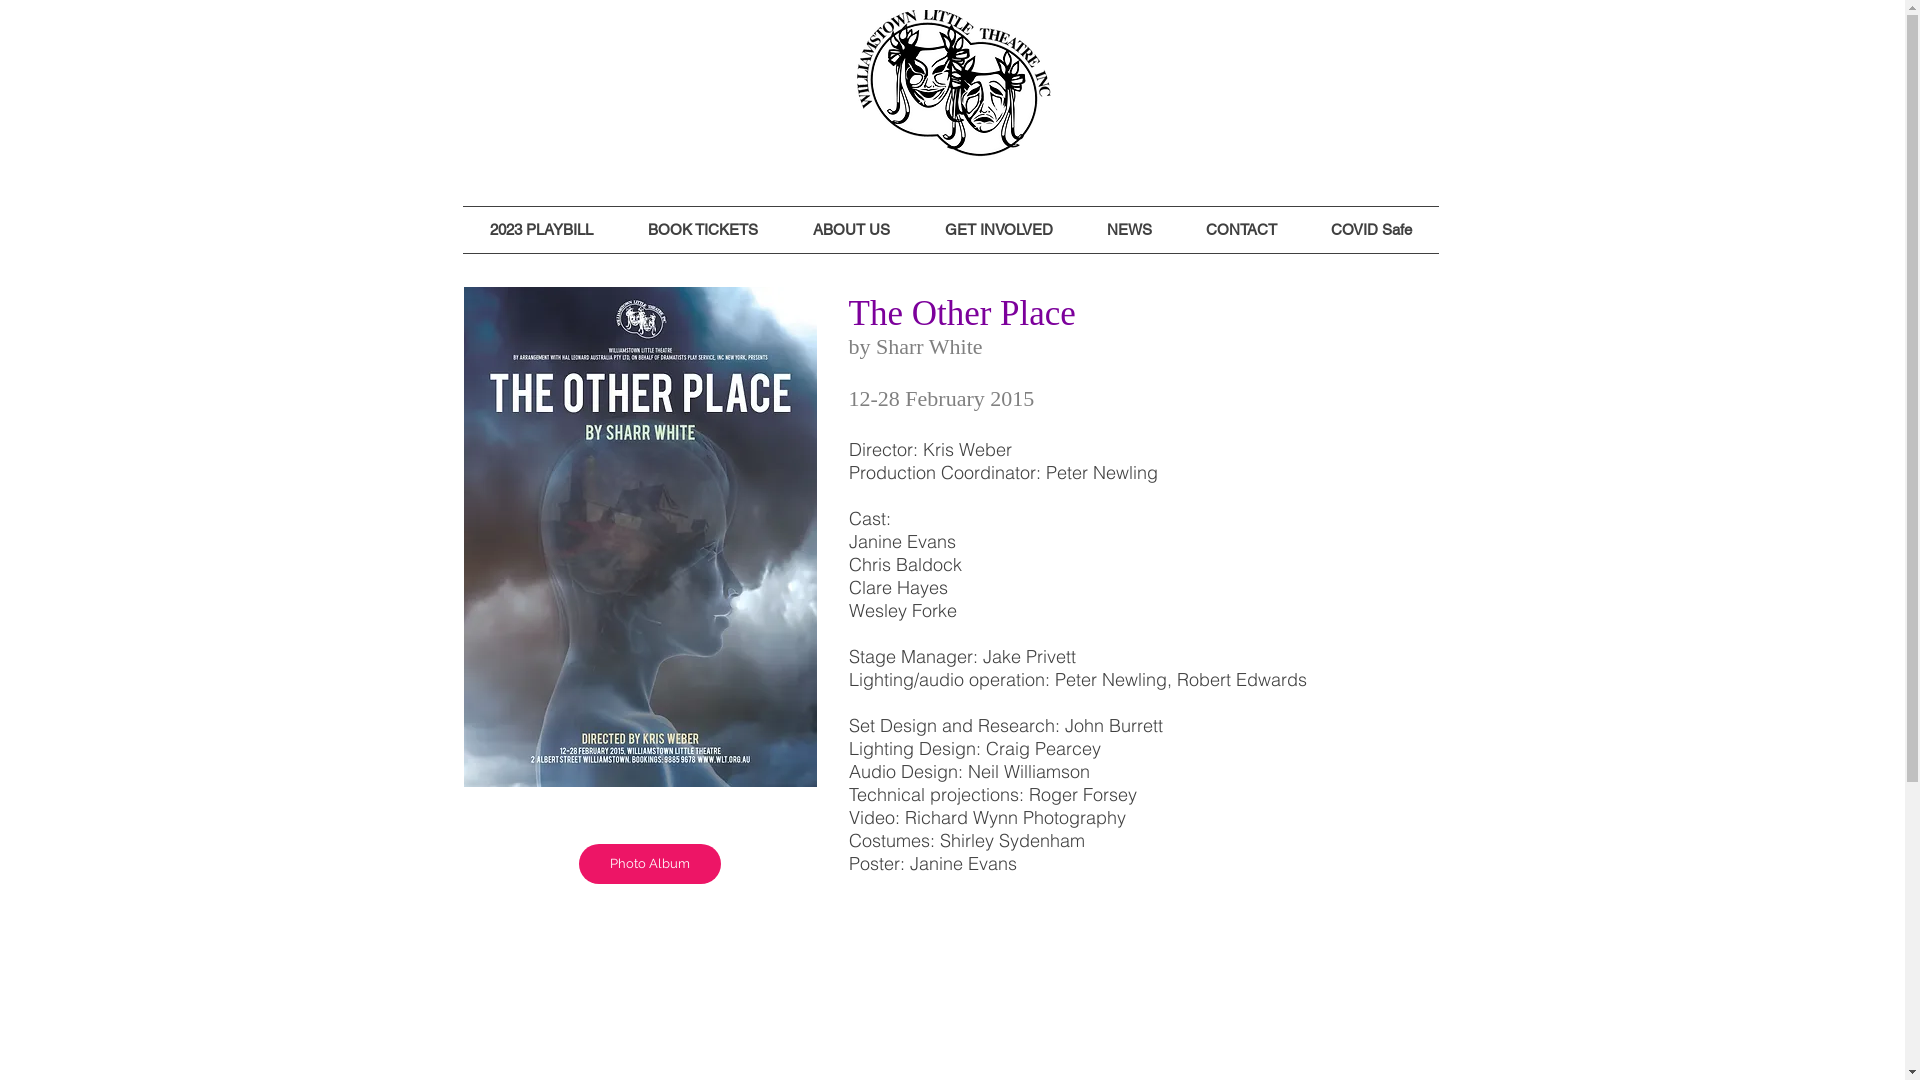 The image size is (1920, 1080). What do you see at coordinates (648, 863) in the screenshot?
I see `'Photo Album'` at bounding box center [648, 863].